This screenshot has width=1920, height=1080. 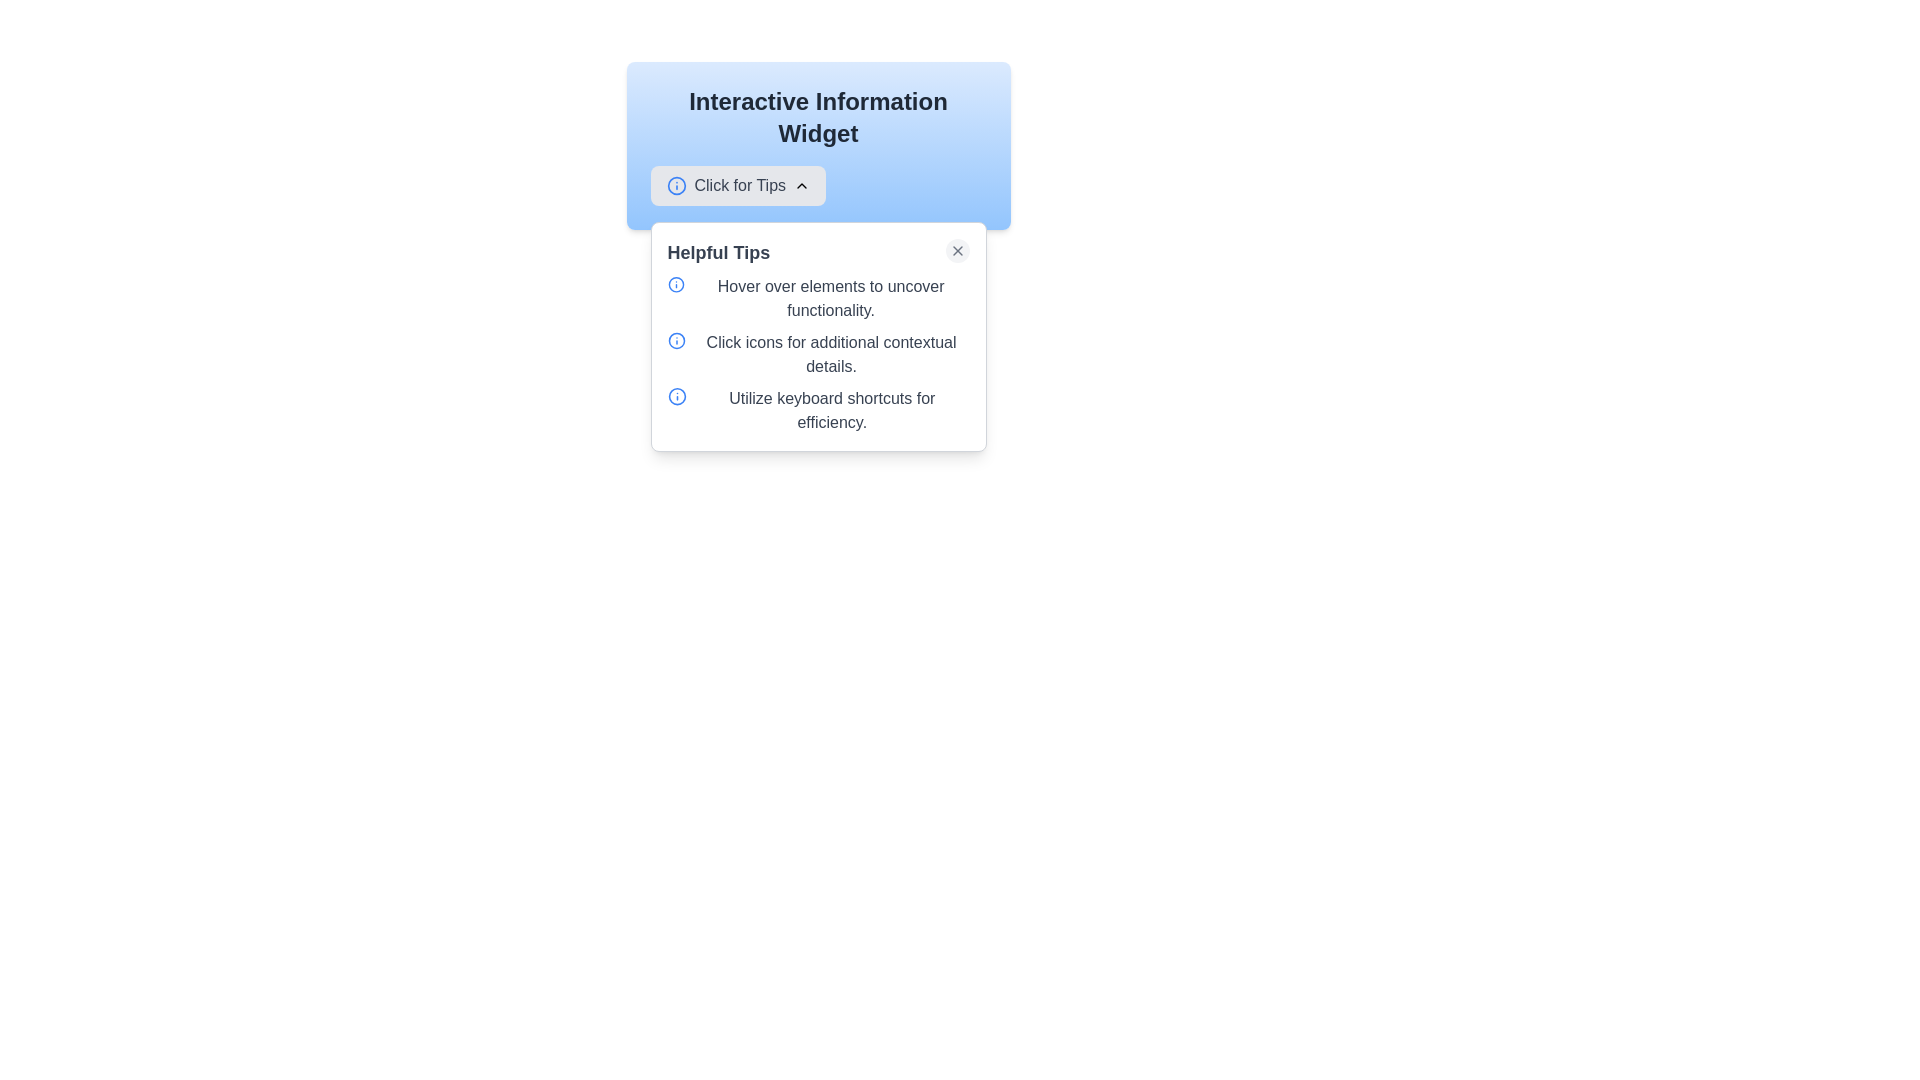 What do you see at coordinates (676, 339) in the screenshot?
I see `blue outlined circular component of the informational icon located in the 'Helpful Tips' section, positioned to the left of the text 'Hover over elements to uncover functionality.'` at bounding box center [676, 339].